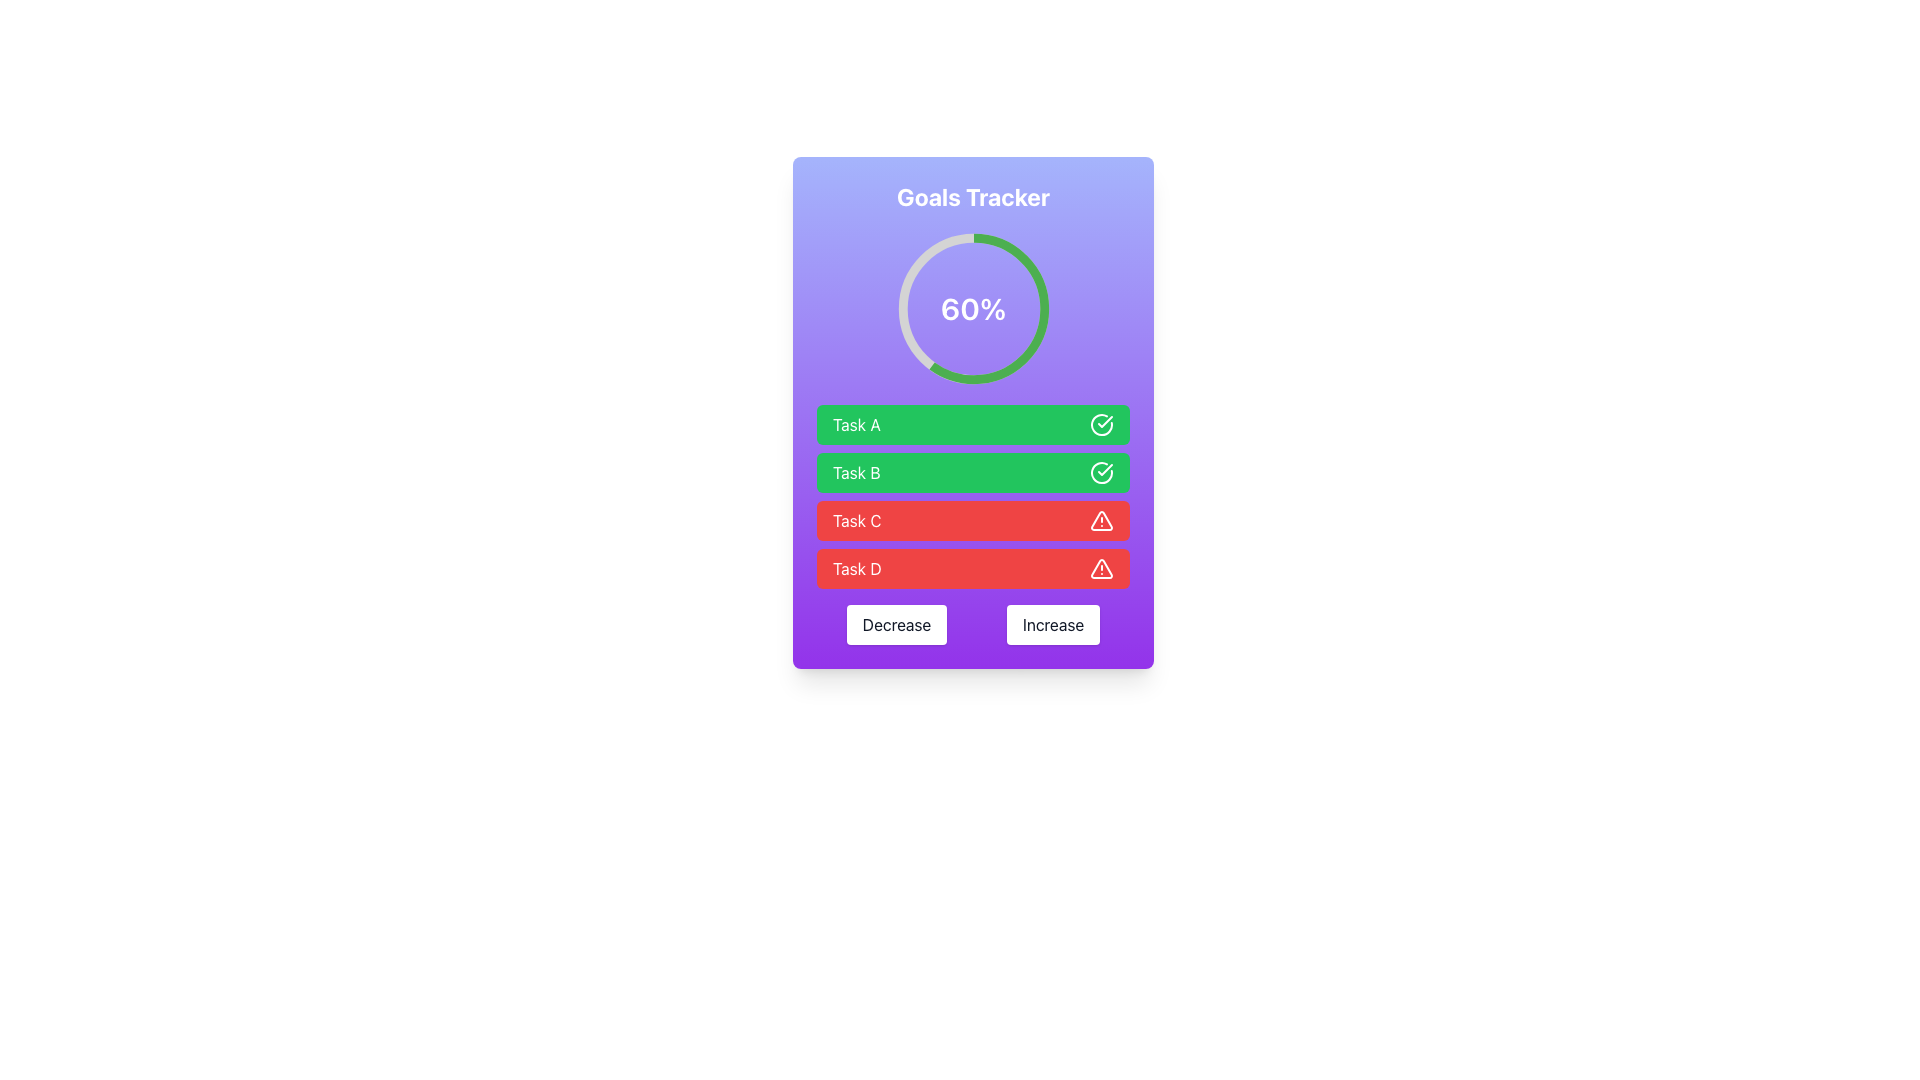 The image size is (1920, 1080). I want to click on the triangular warning icon with a white shape and red background located on the far right of the 'Task D' row, so click(1101, 569).